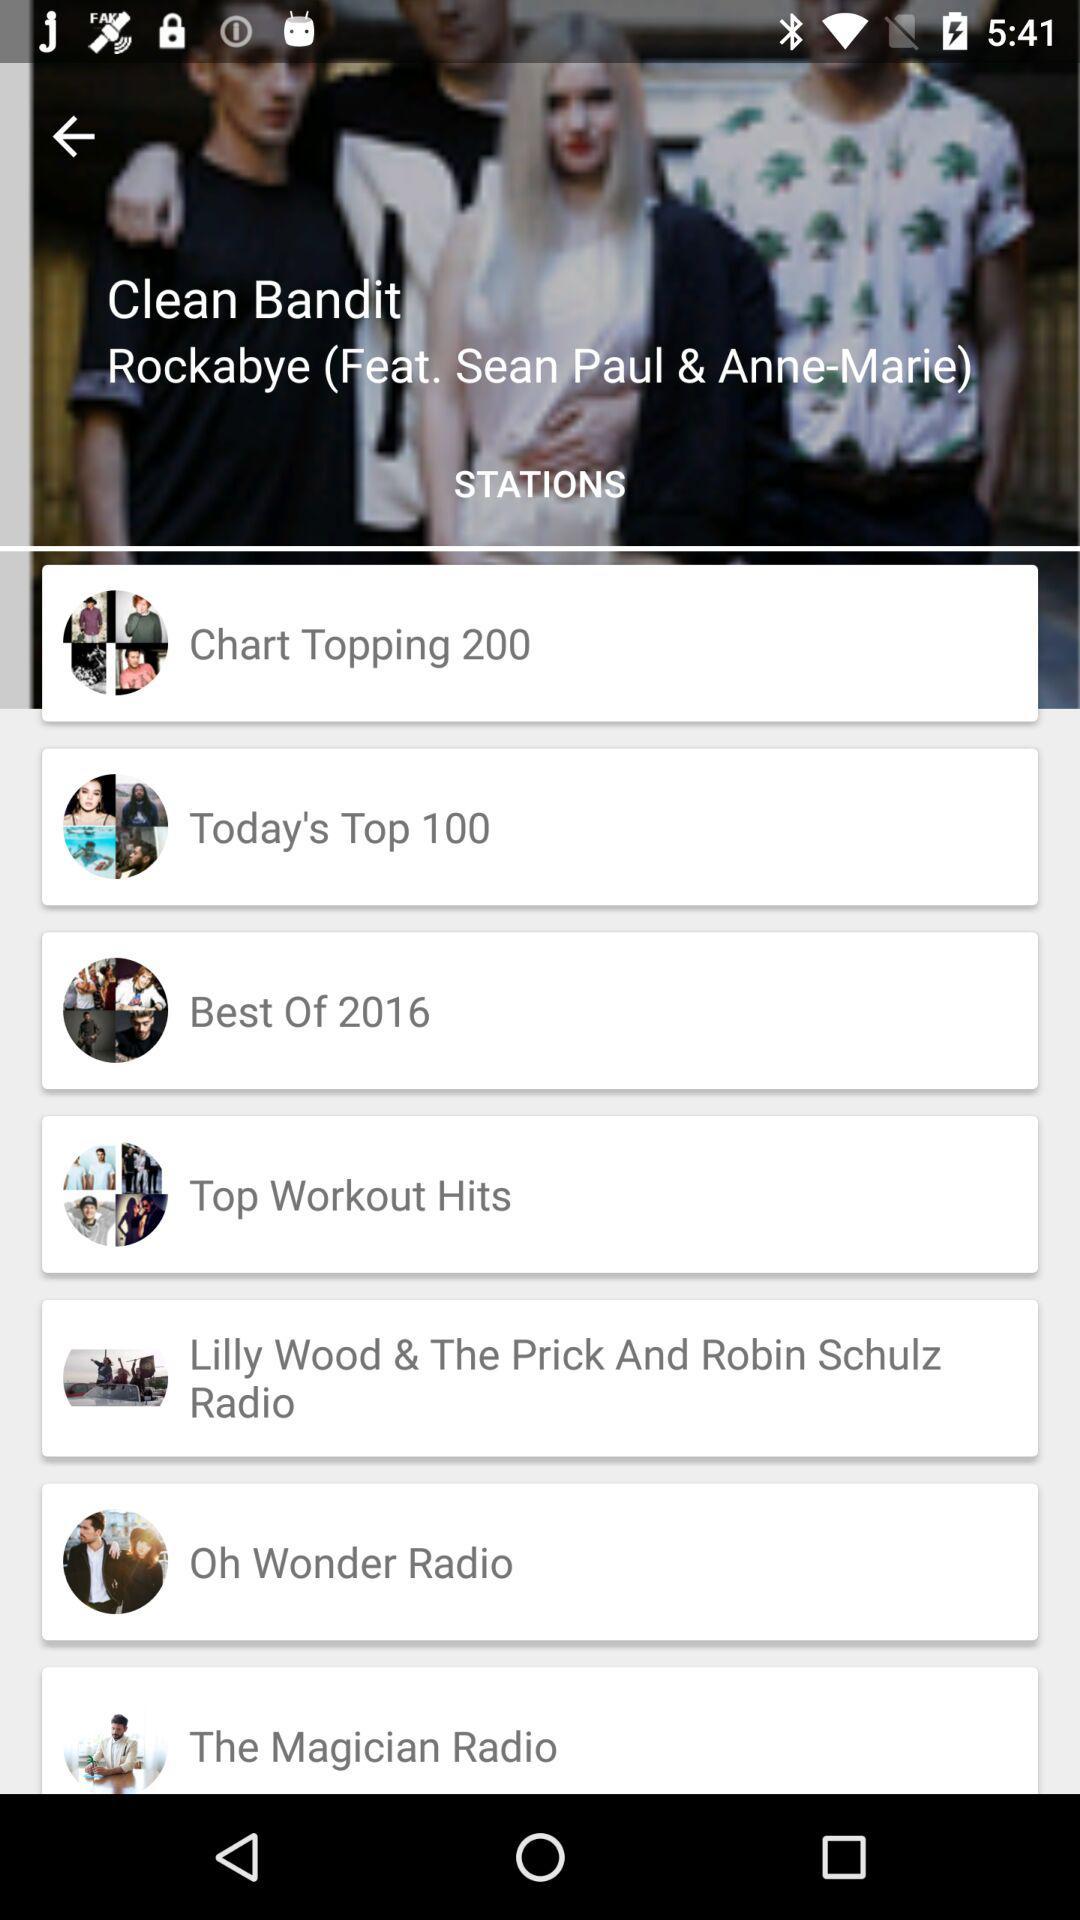 The image size is (1080, 1920). I want to click on the last image of the bottom left corner, so click(115, 1742).